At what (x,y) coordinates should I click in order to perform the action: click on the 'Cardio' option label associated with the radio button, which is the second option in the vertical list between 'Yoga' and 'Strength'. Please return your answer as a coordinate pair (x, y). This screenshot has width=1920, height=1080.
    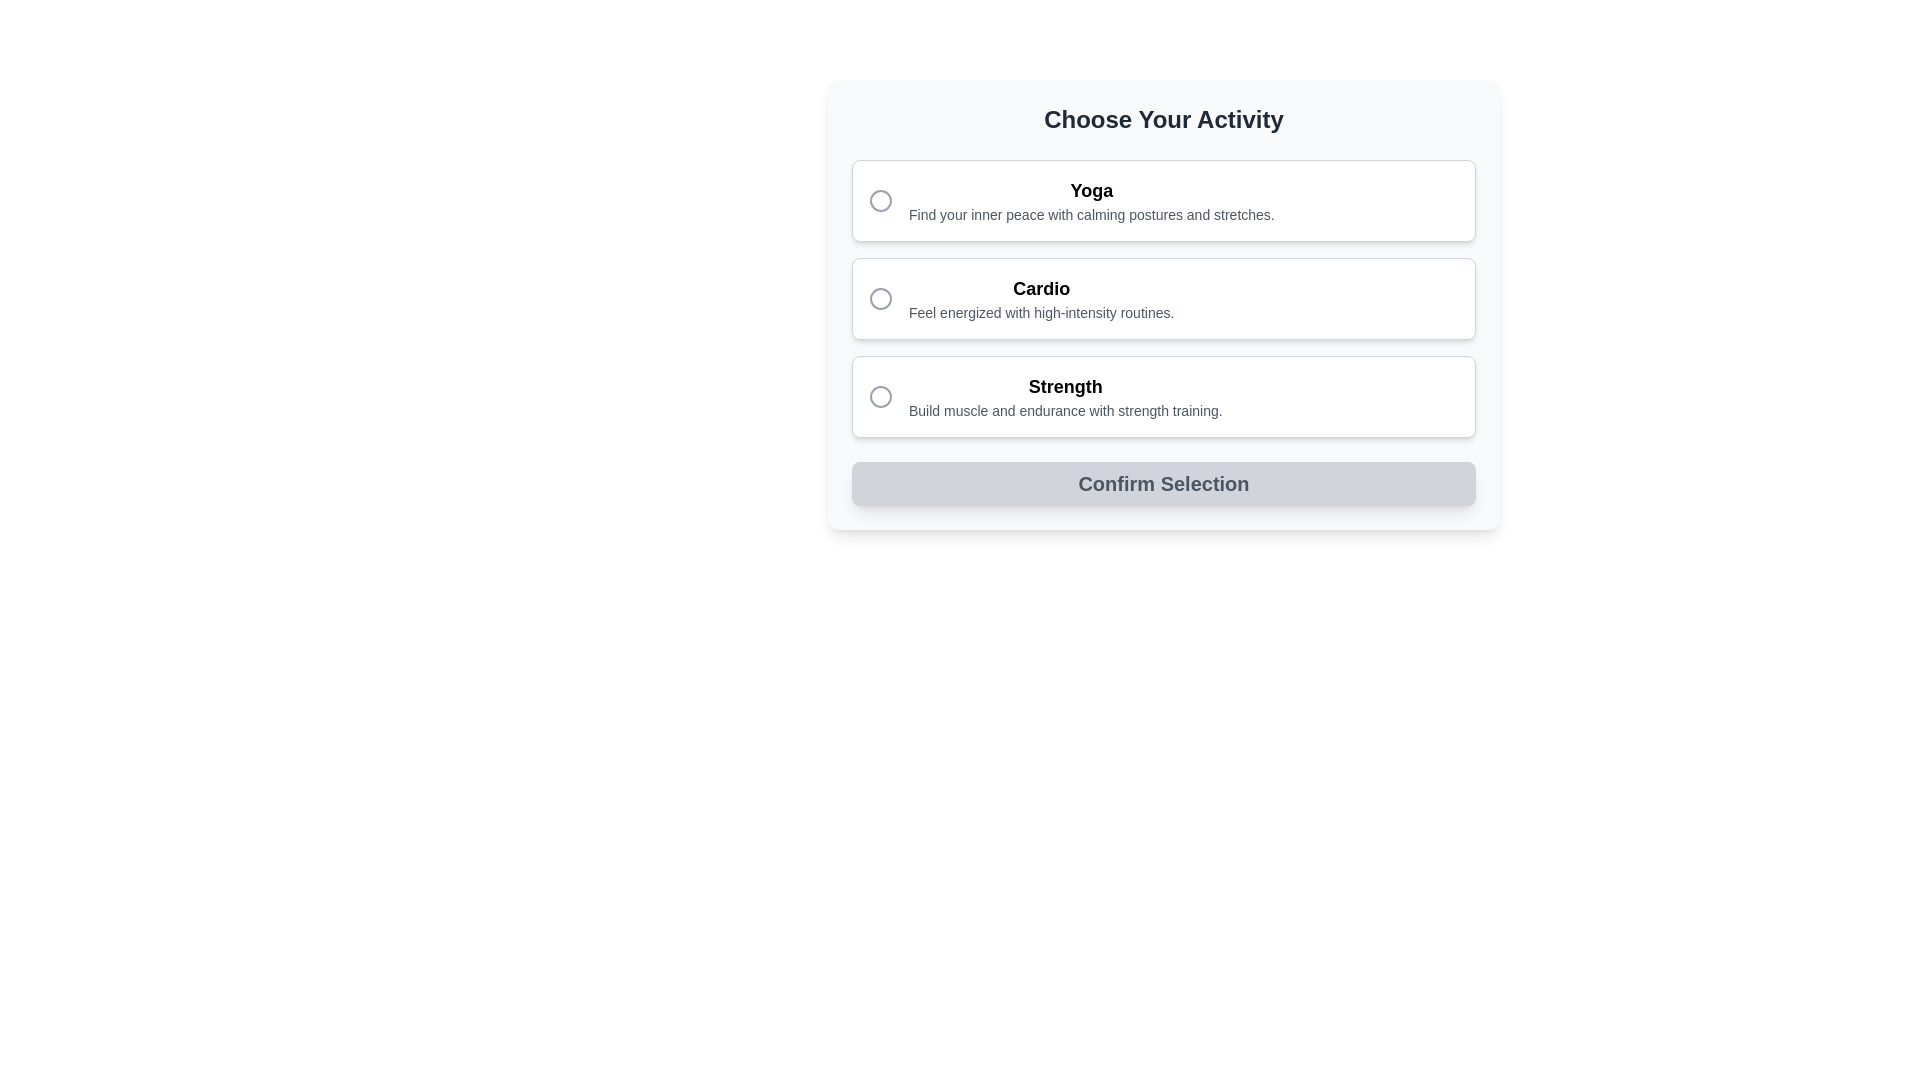
    Looking at the image, I should click on (1021, 299).